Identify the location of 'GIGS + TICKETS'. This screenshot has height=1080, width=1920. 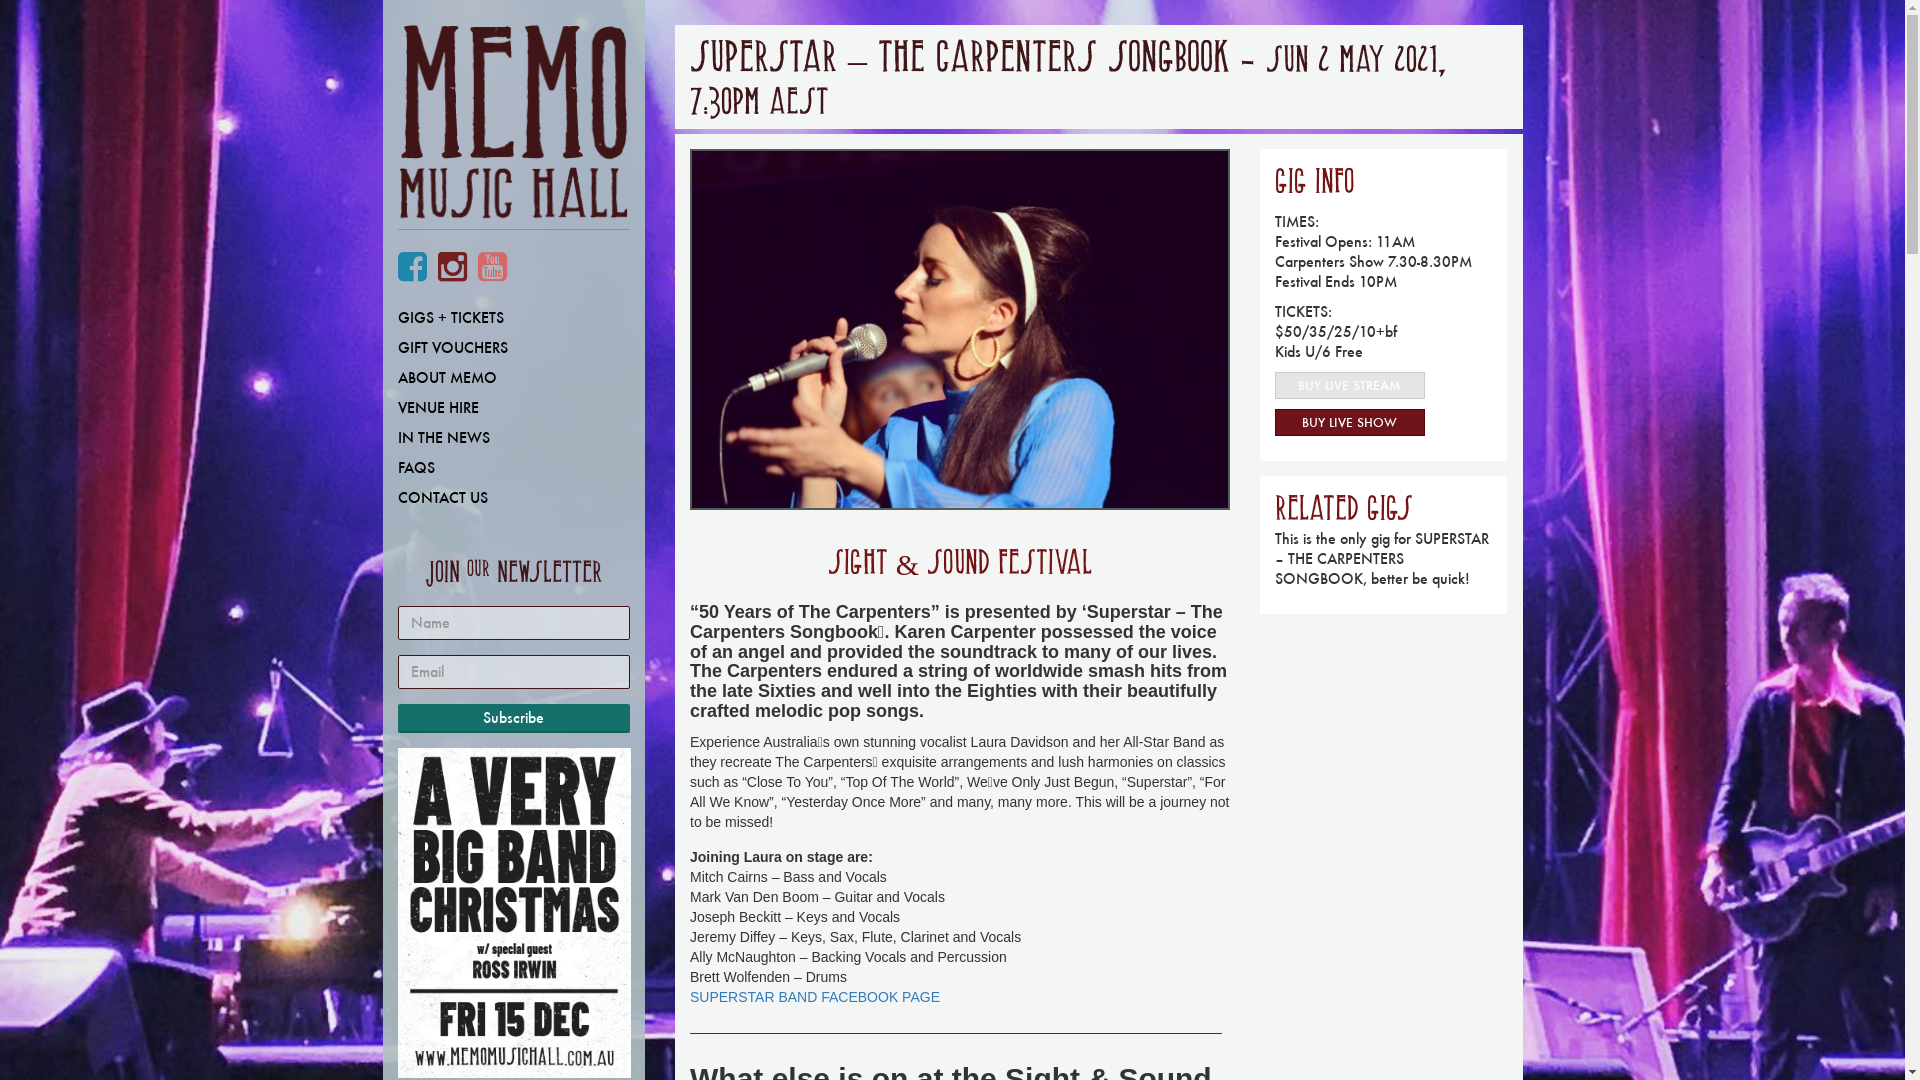
(513, 316).